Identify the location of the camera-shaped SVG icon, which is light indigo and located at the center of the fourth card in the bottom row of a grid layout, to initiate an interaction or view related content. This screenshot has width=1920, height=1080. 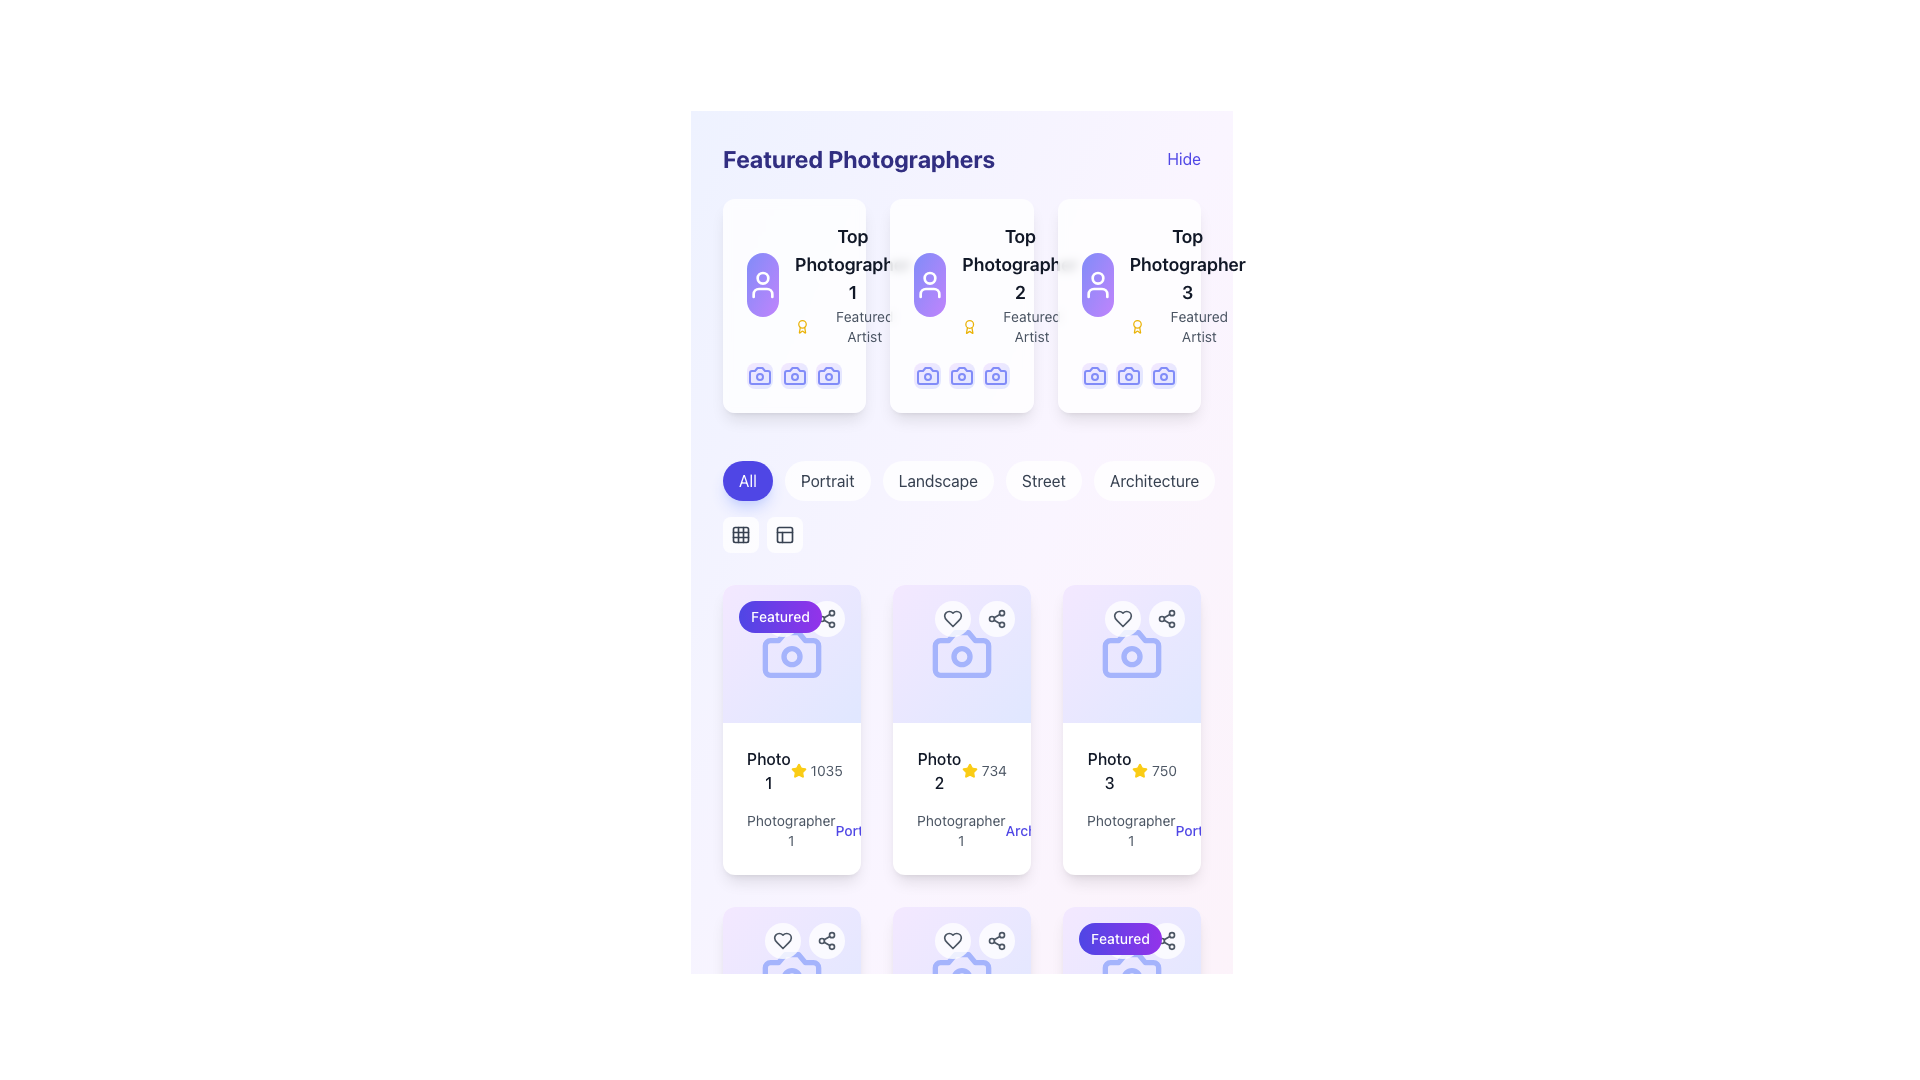
(791, 974).